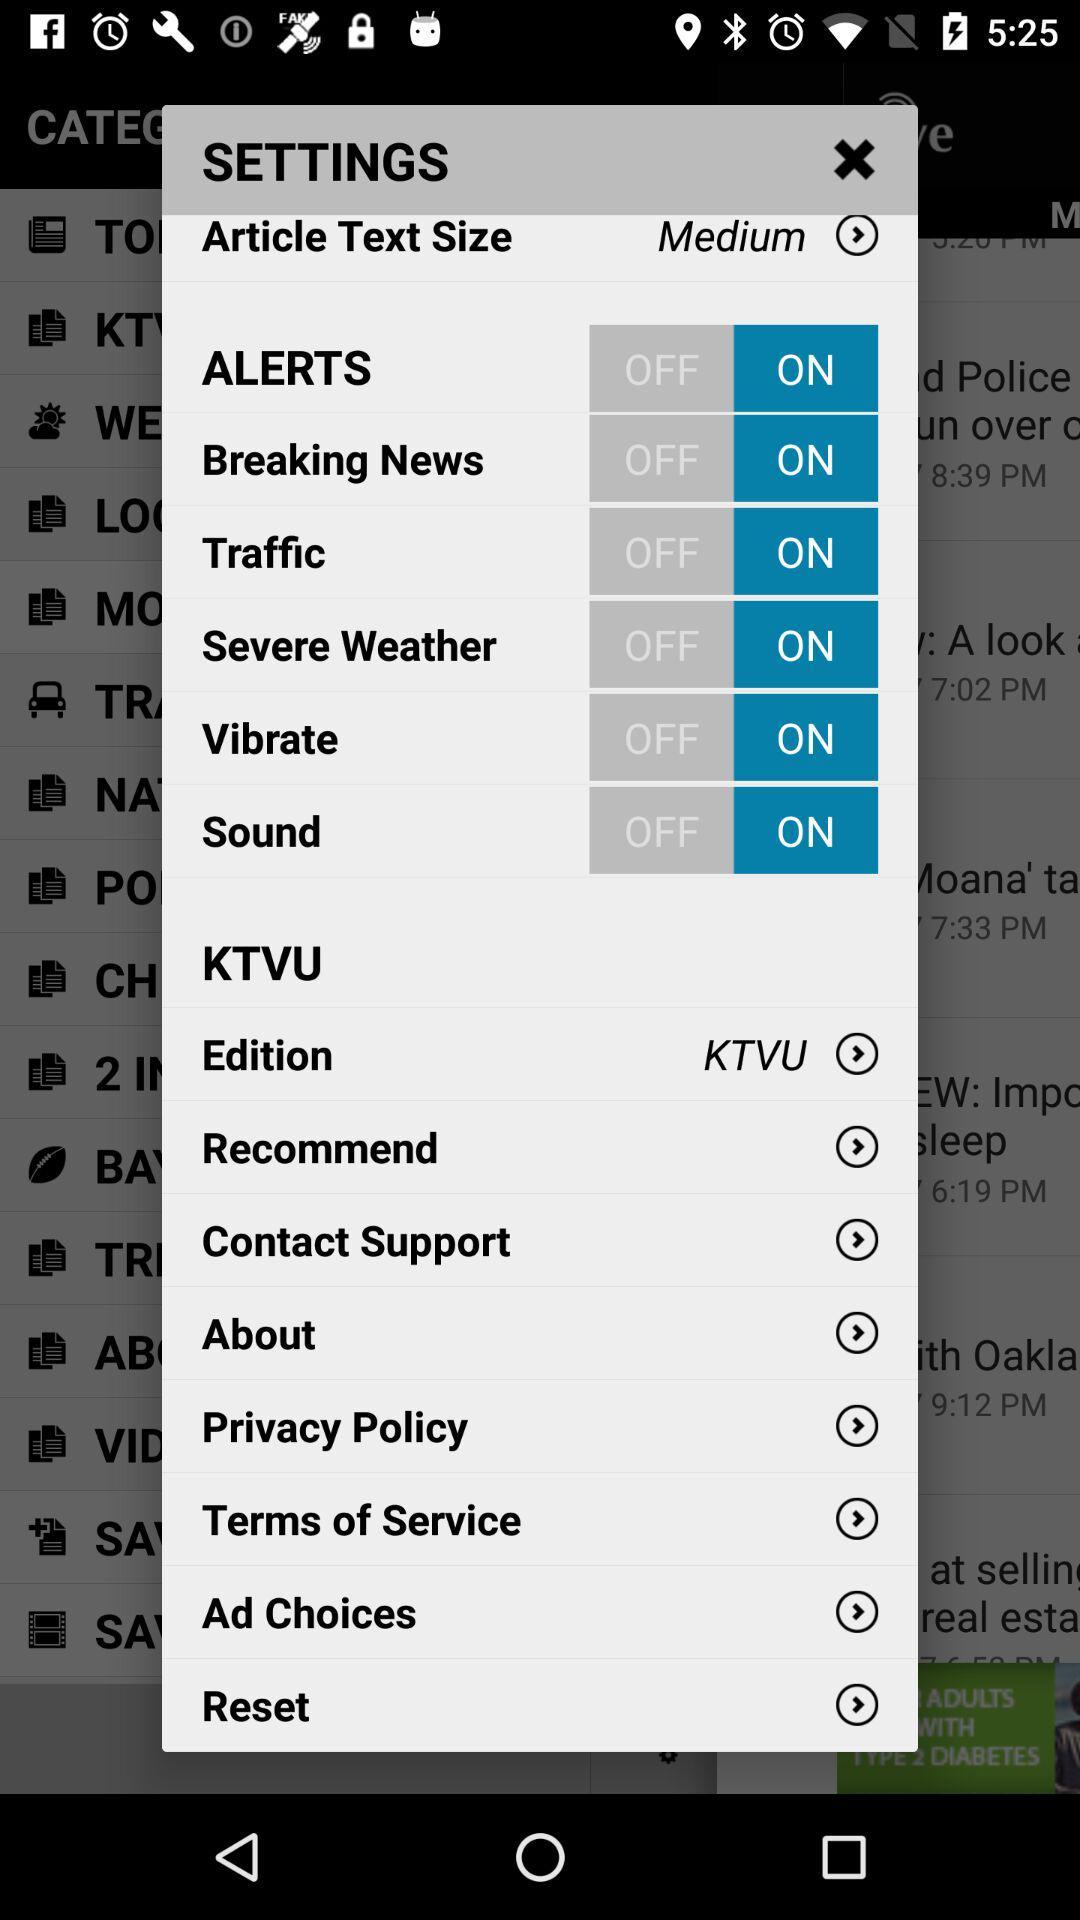  What do you see at coordinates (855, 160) in the screenshot?
I see `close` at bounding box center [855, 160].